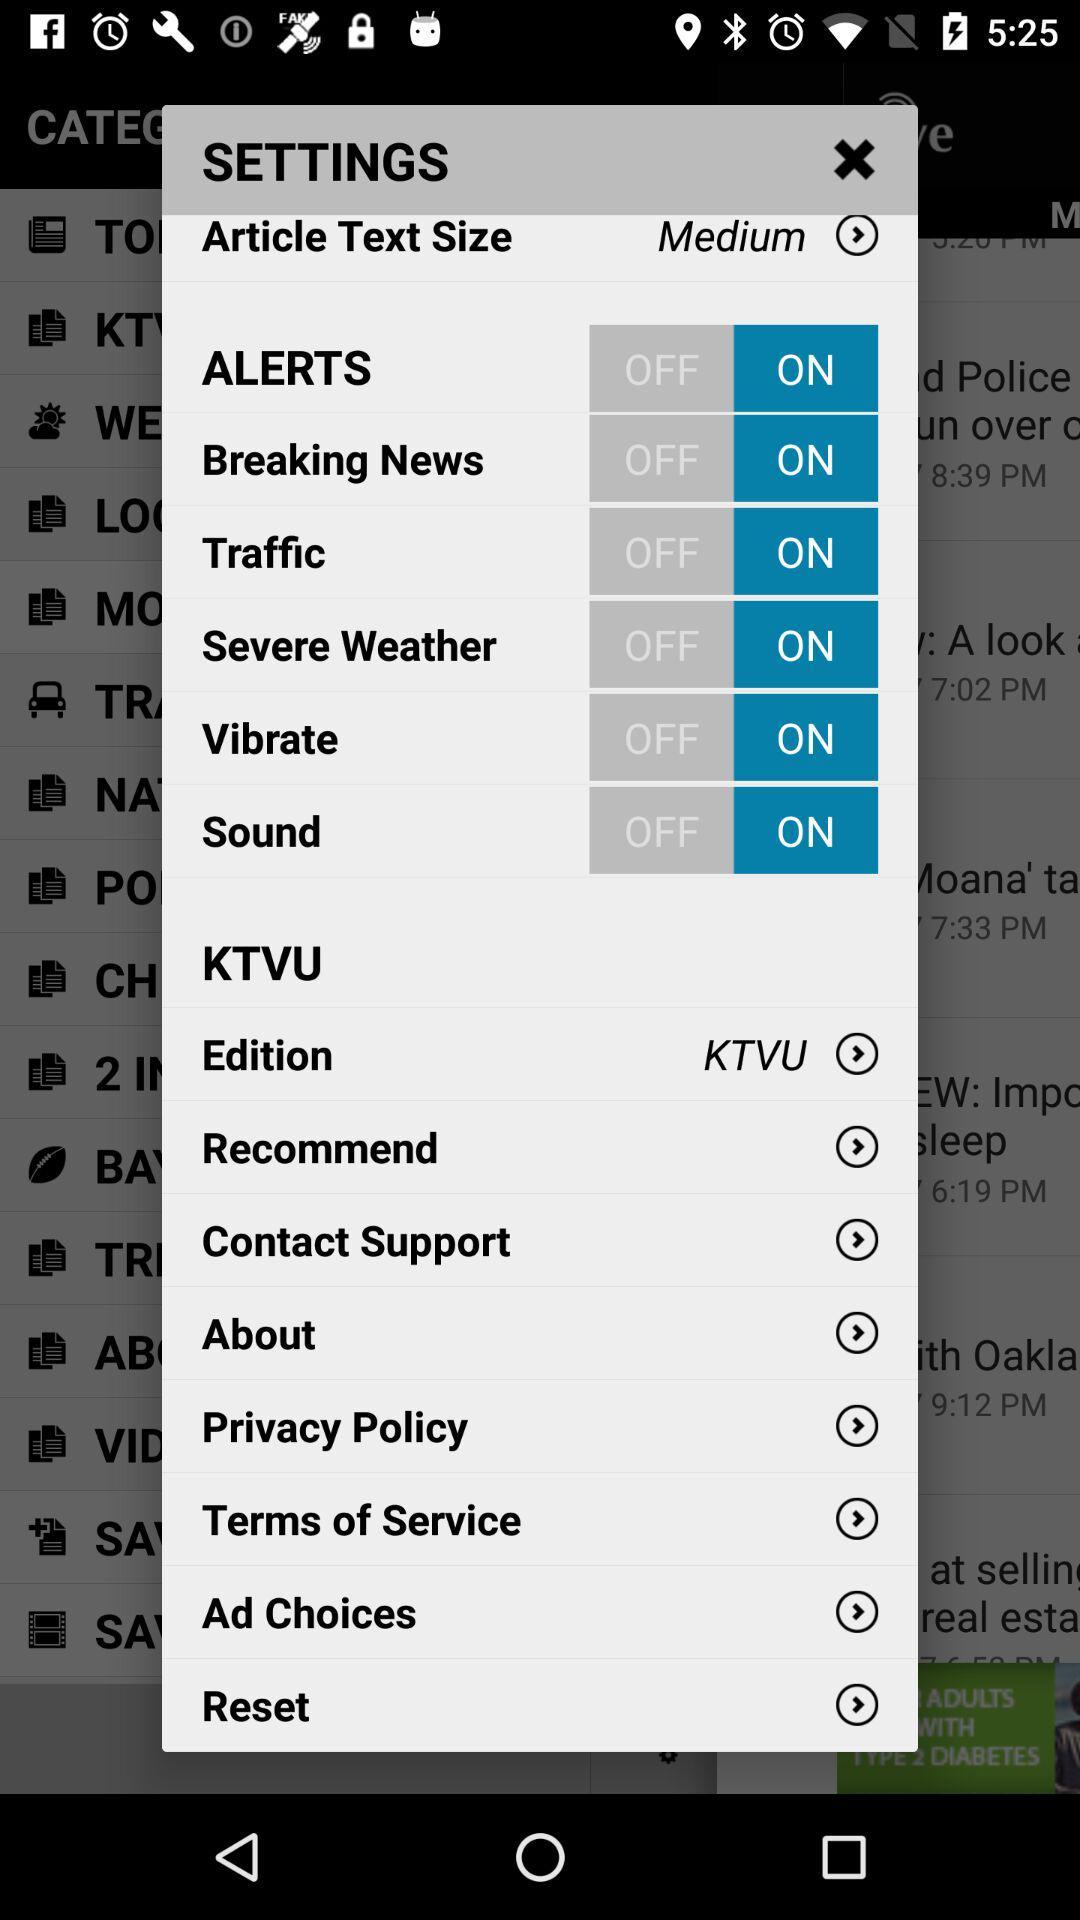  What do you see at coordinates (855, 160) in the screenshot?
I see `close` at bounding box center [855, 160].